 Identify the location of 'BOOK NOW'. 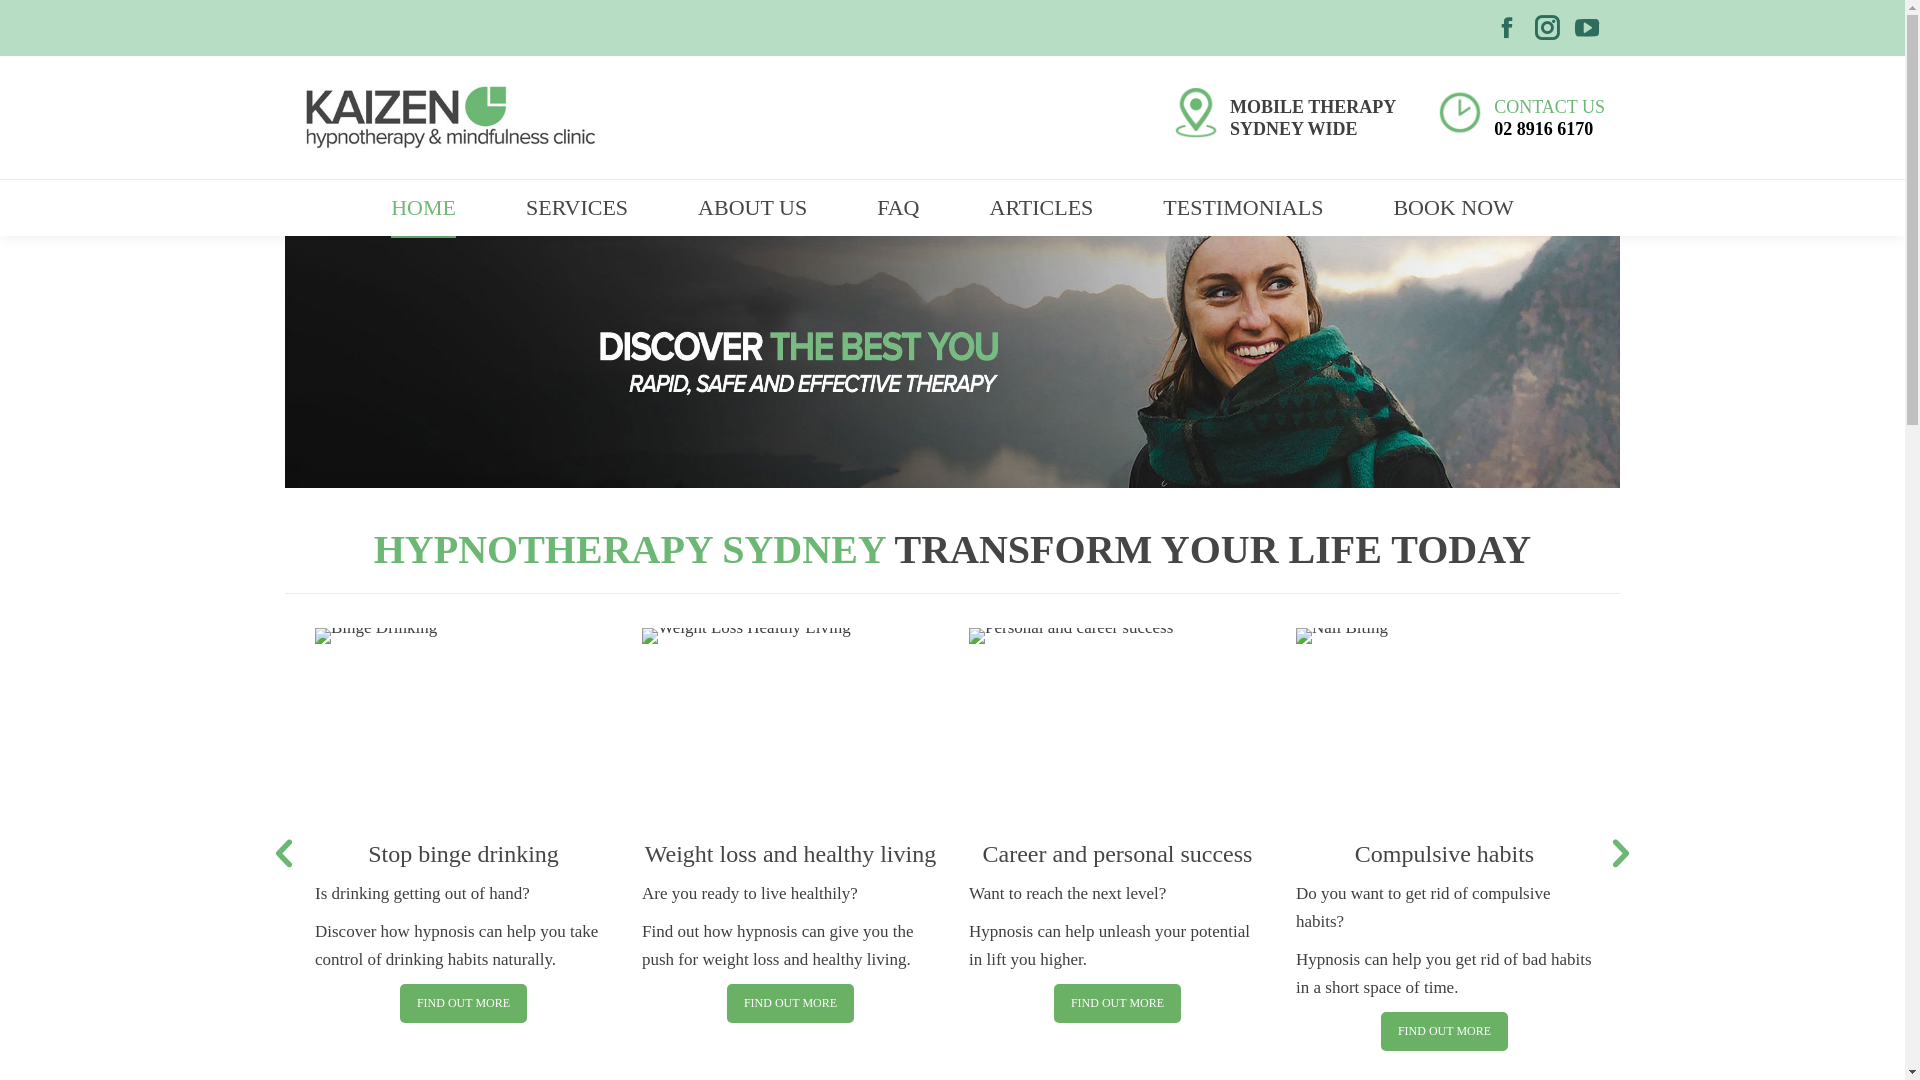
(1453, 208).